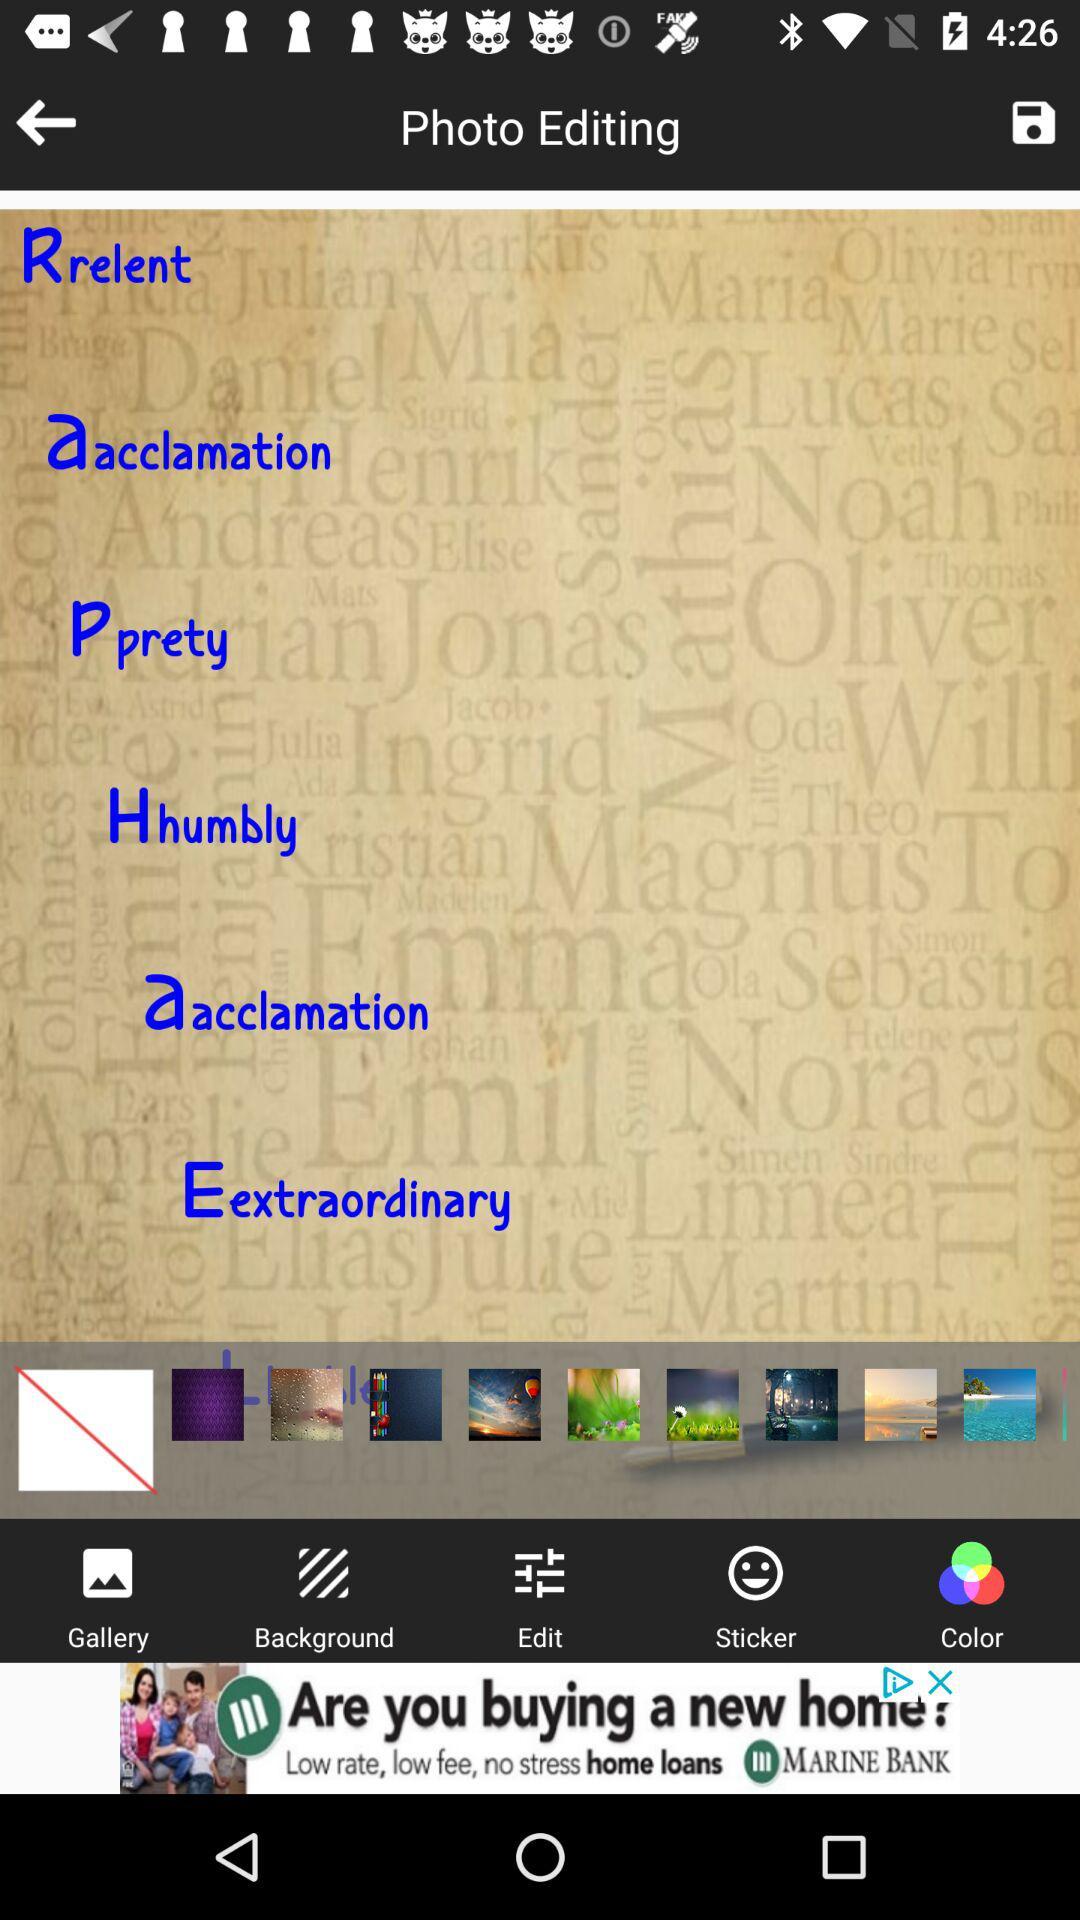 This screenshot has width=1080, height=1920. Describe the element at coordinates (503, 1403) in the screenshot. I see `the book icon` at that location.